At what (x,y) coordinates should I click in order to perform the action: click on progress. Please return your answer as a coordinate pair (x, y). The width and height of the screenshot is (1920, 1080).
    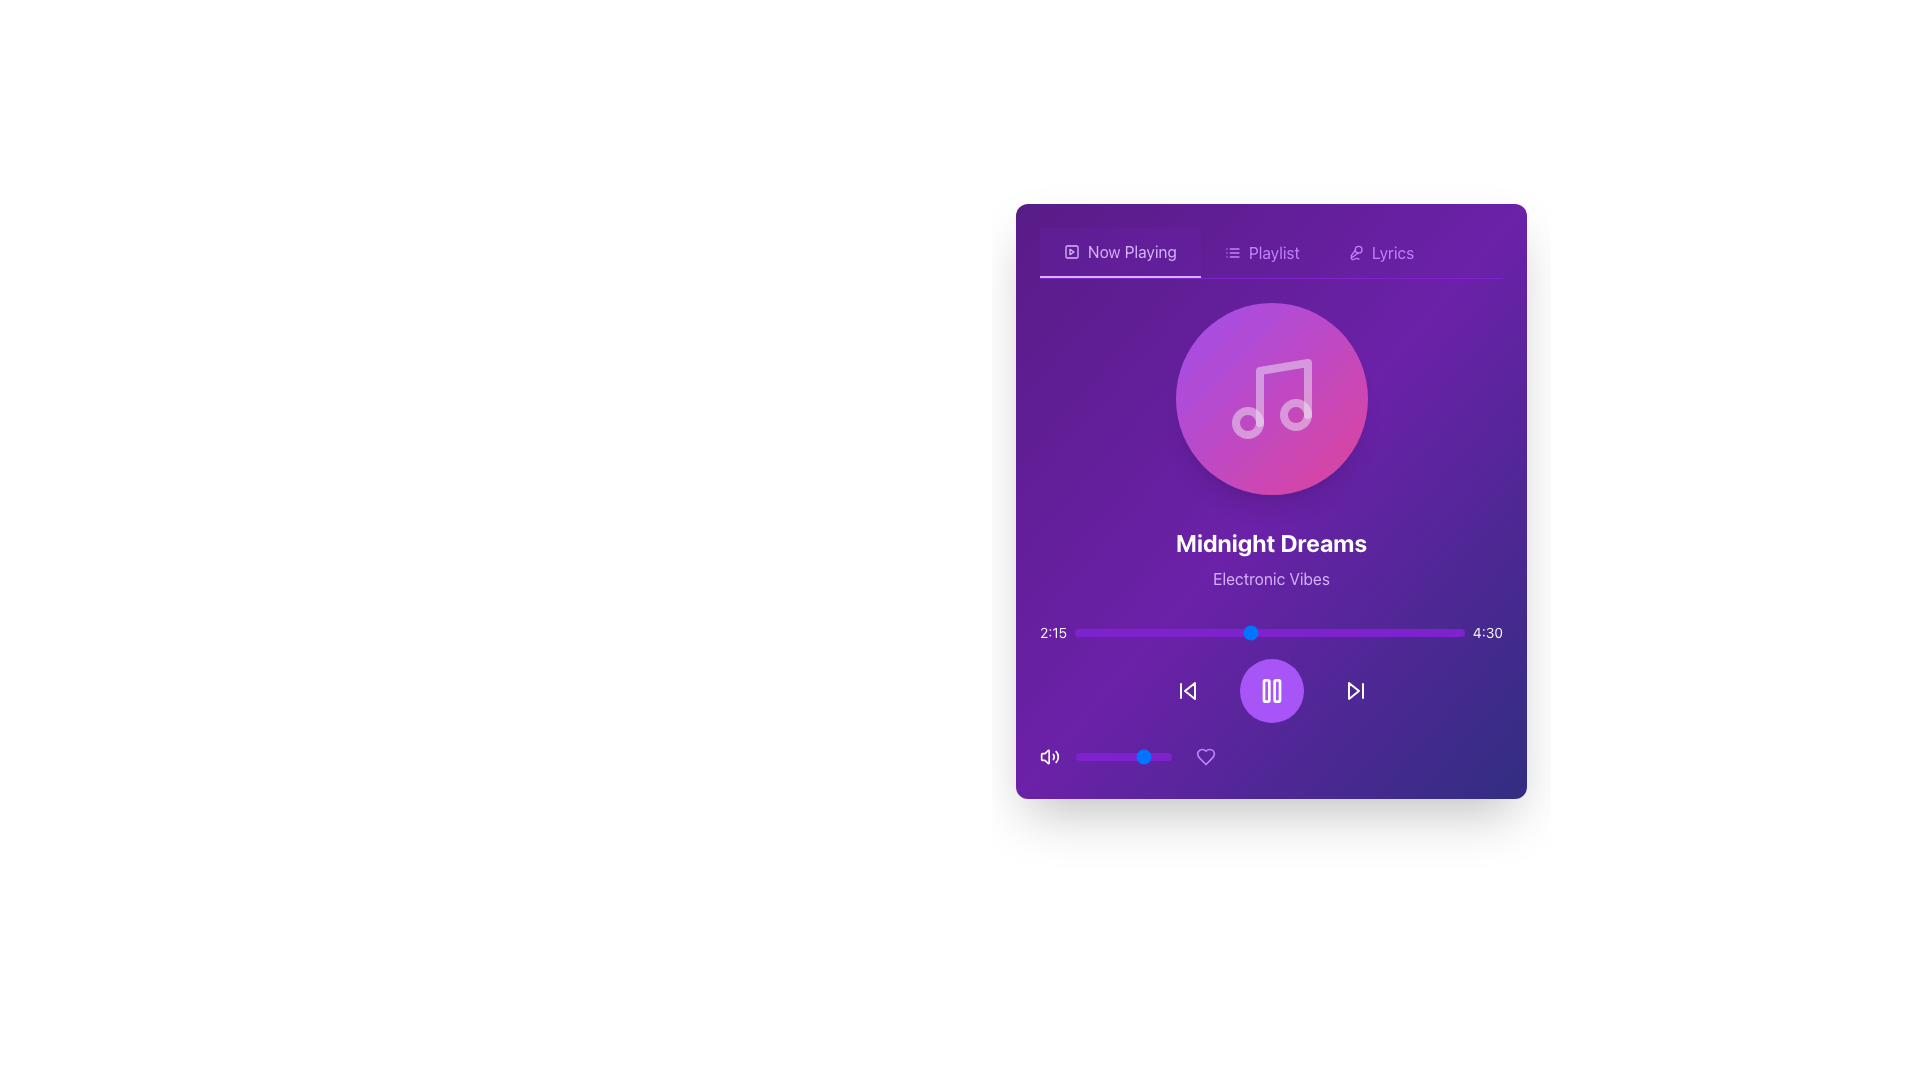
    Looking at the image, I should click on (1180, 632).